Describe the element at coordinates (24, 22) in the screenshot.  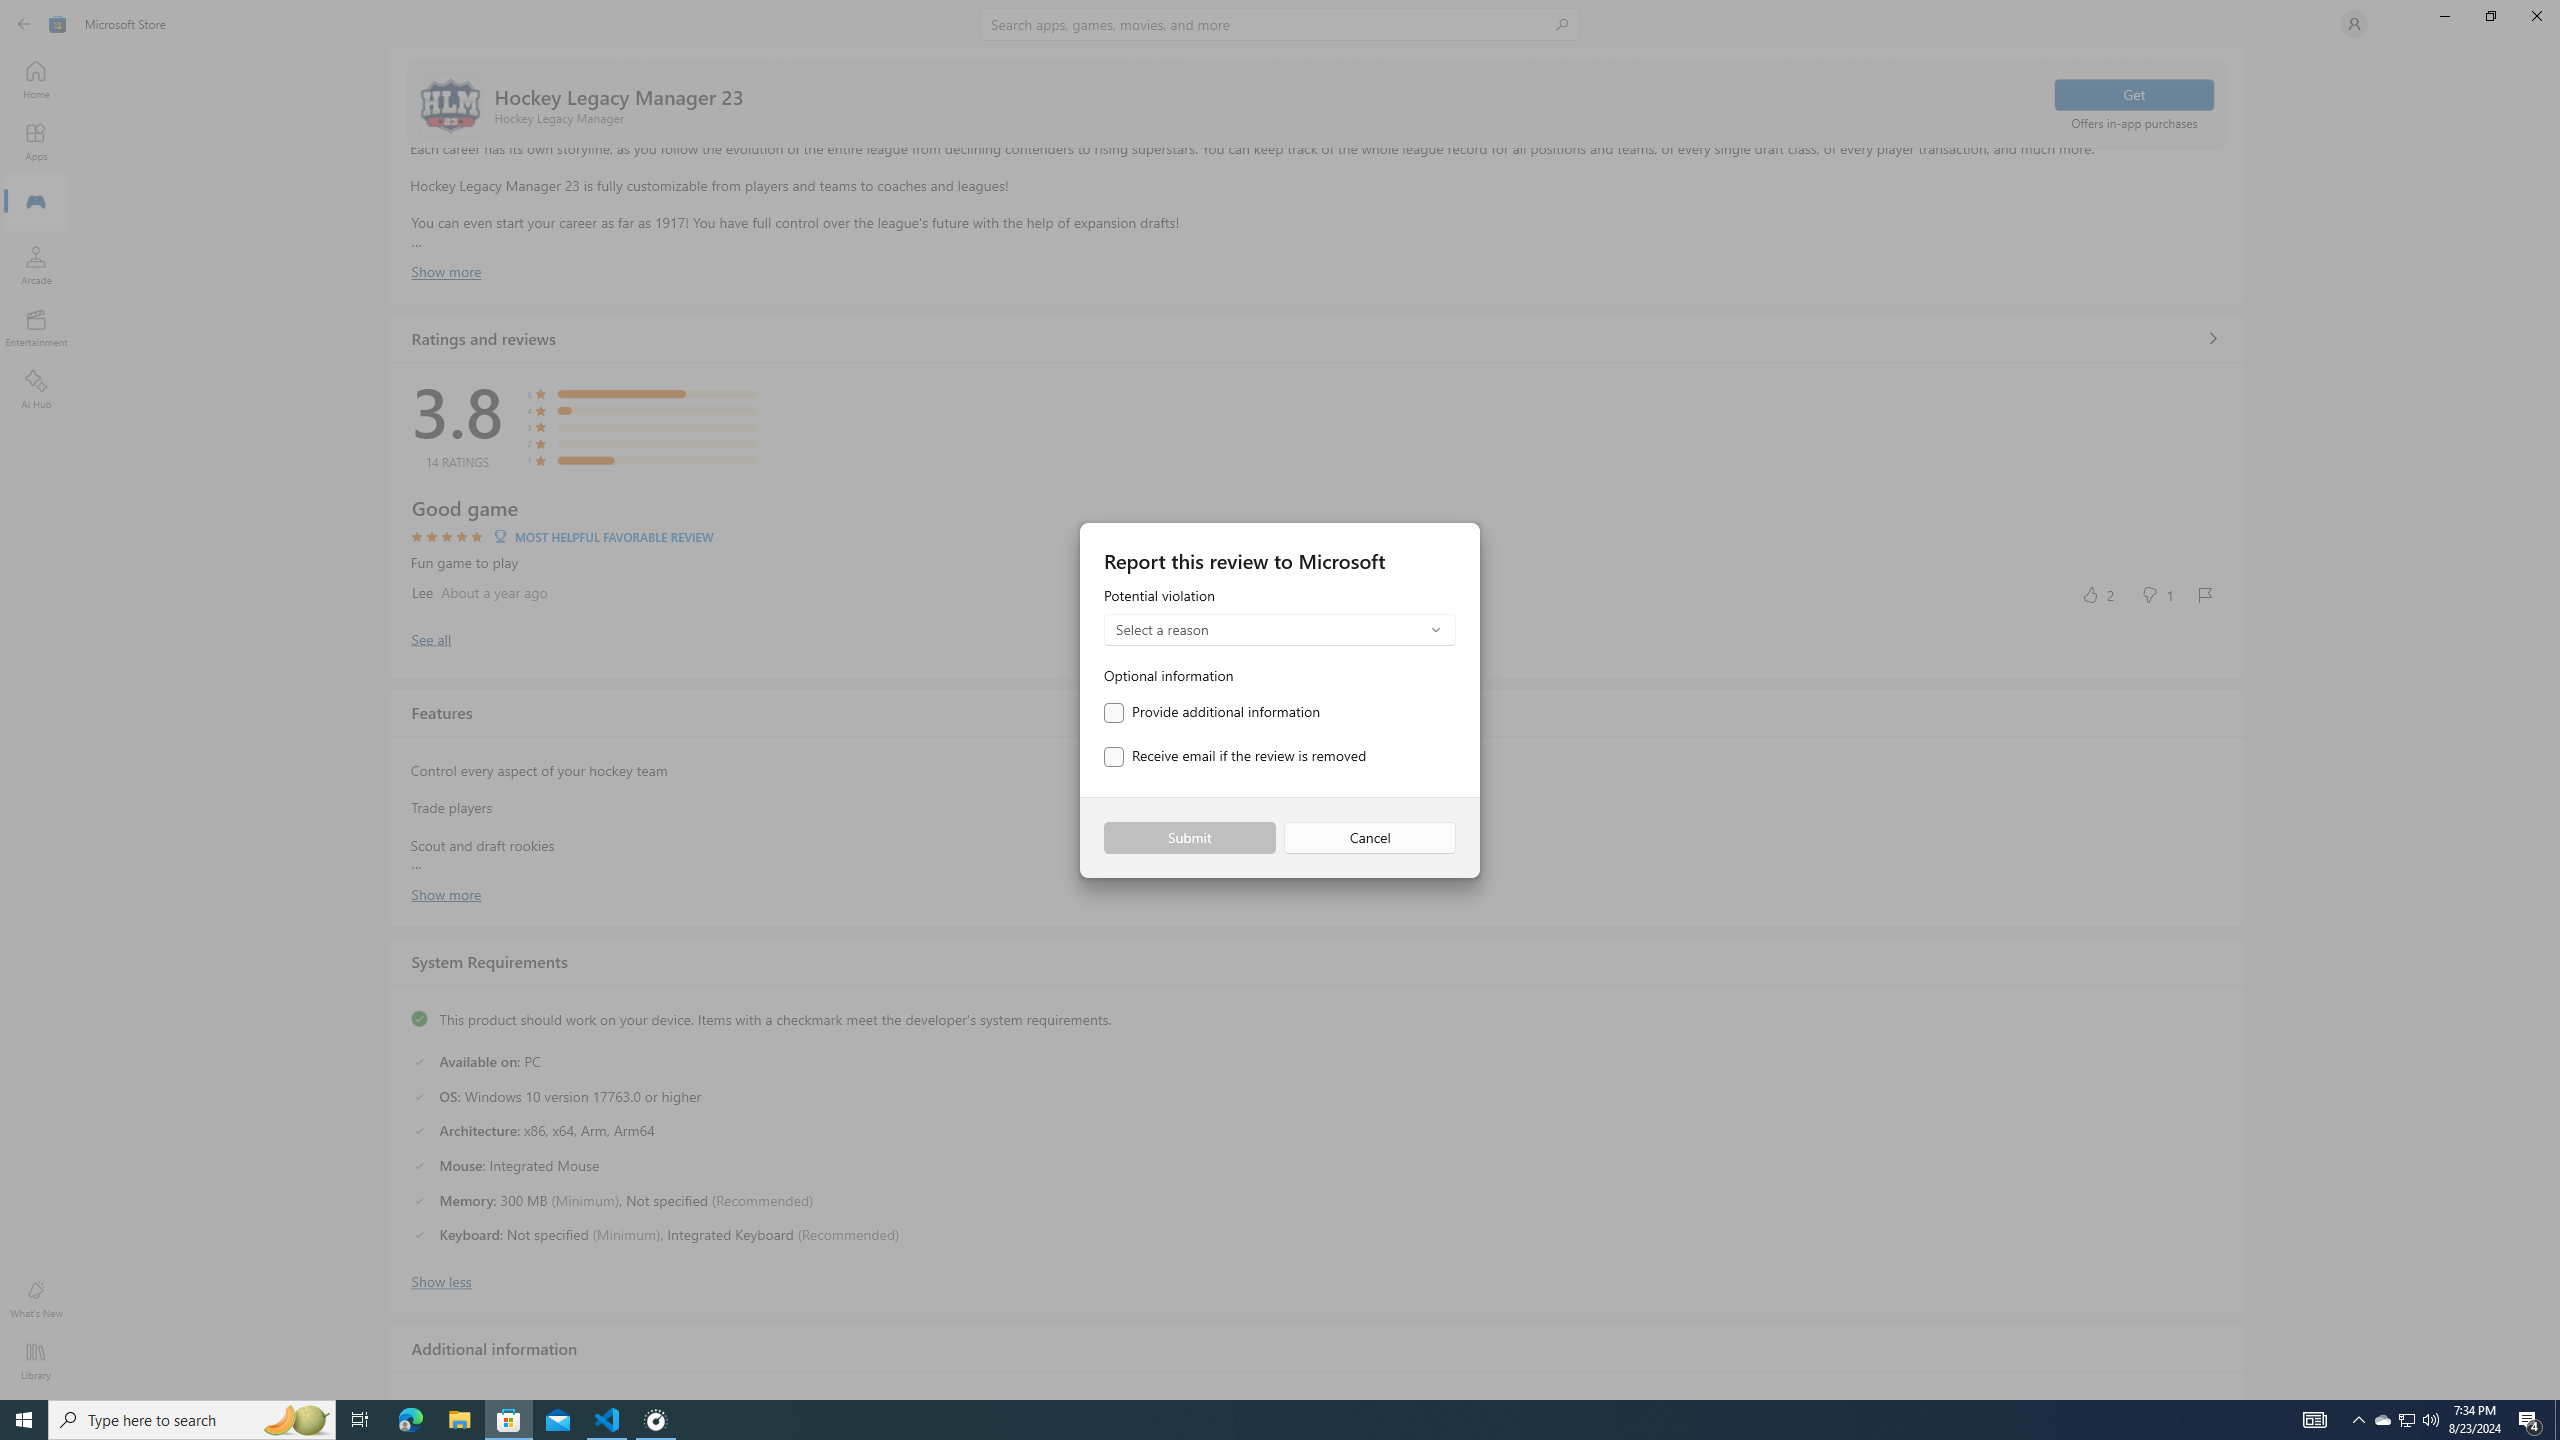
I see `'Back'` at that location.